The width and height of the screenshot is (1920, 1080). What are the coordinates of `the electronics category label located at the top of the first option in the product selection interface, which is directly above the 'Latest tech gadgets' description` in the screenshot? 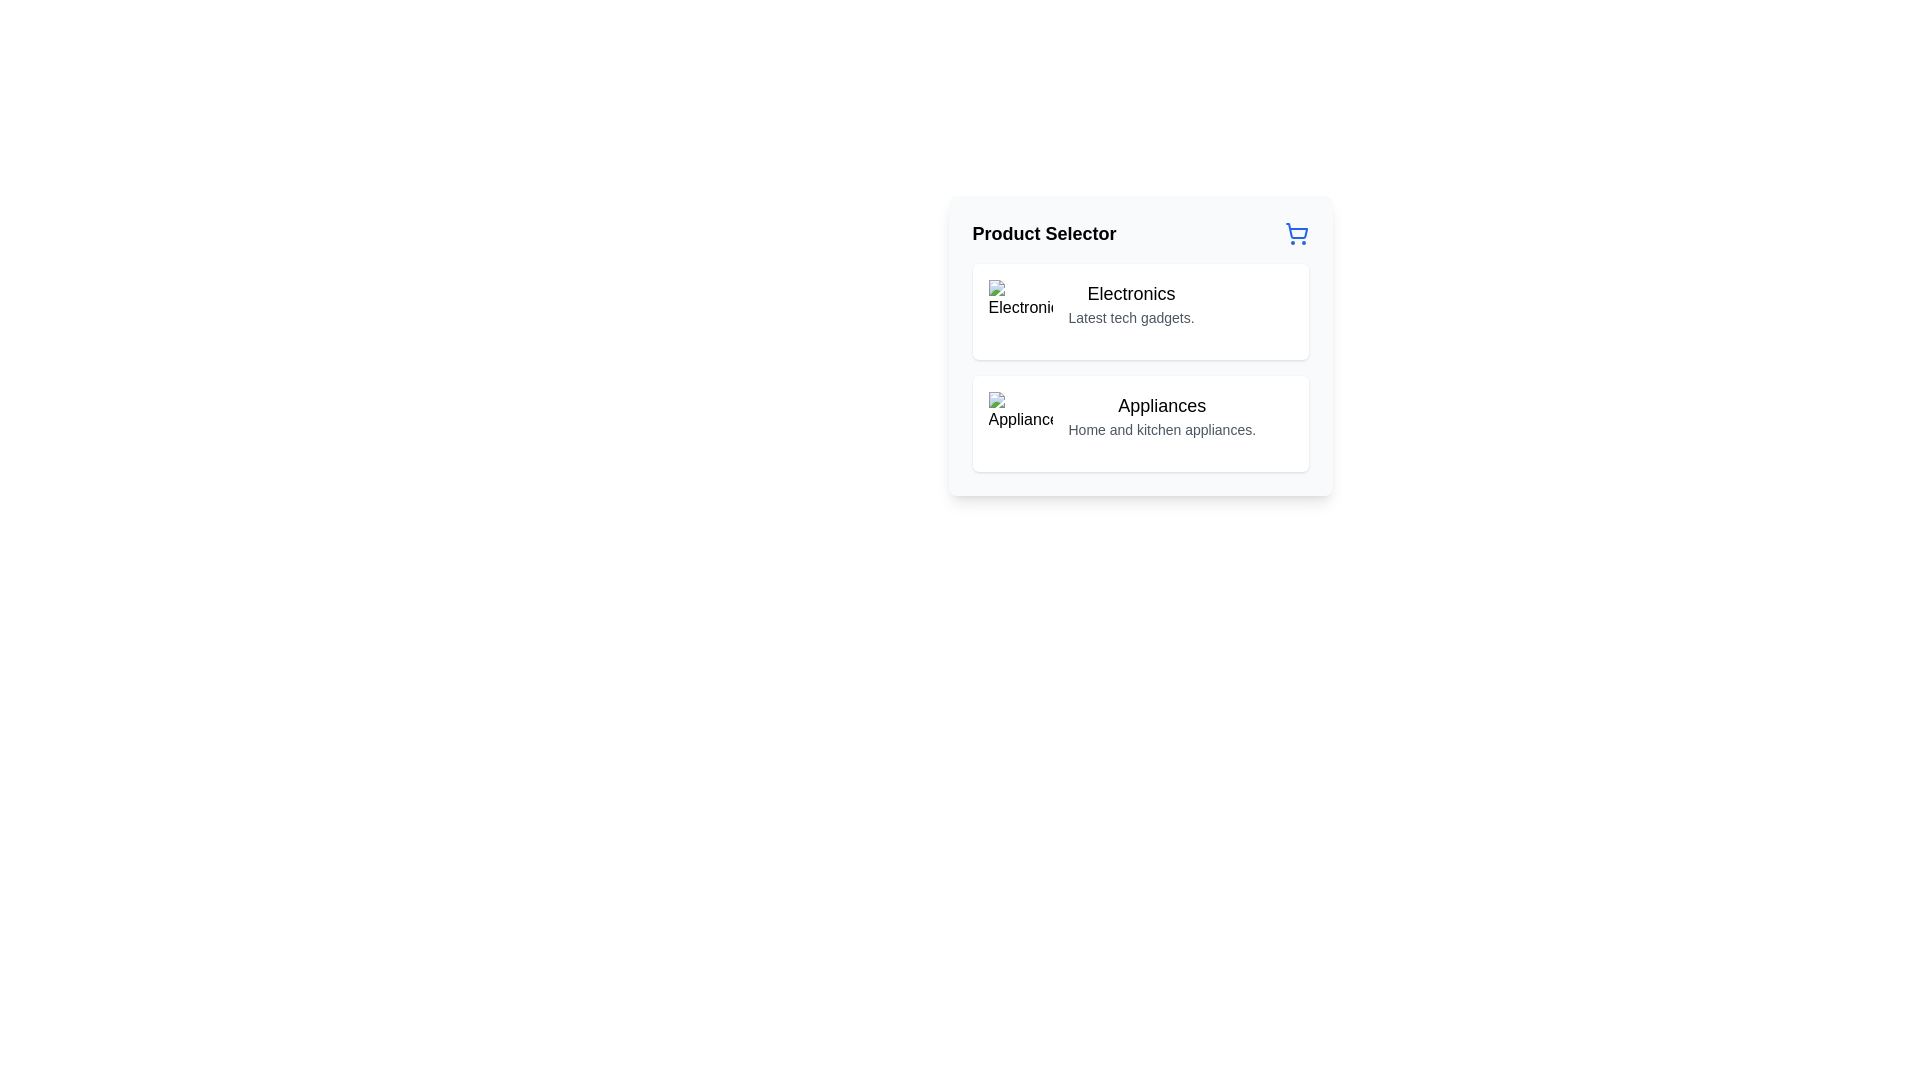 It's located at (1131, 293).